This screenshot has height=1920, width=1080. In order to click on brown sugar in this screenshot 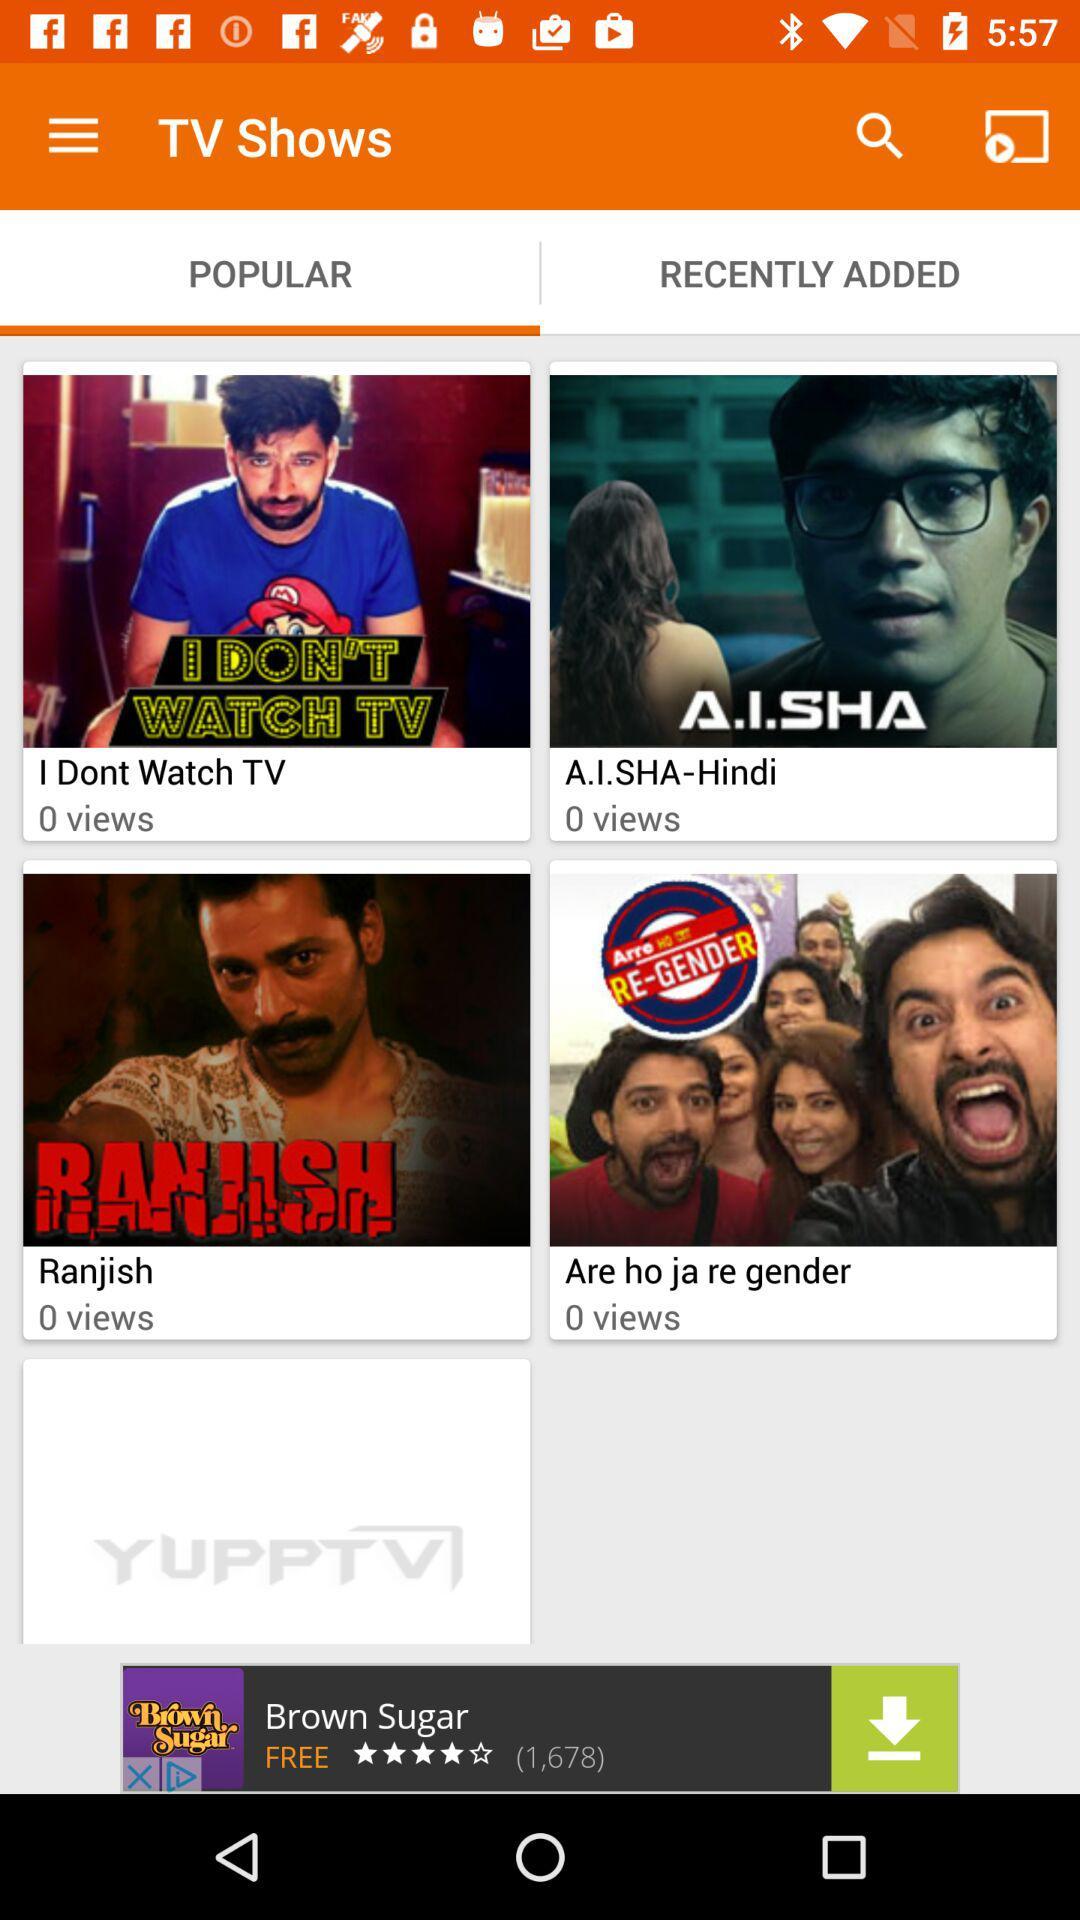, I will do `click(540, 1727)`.